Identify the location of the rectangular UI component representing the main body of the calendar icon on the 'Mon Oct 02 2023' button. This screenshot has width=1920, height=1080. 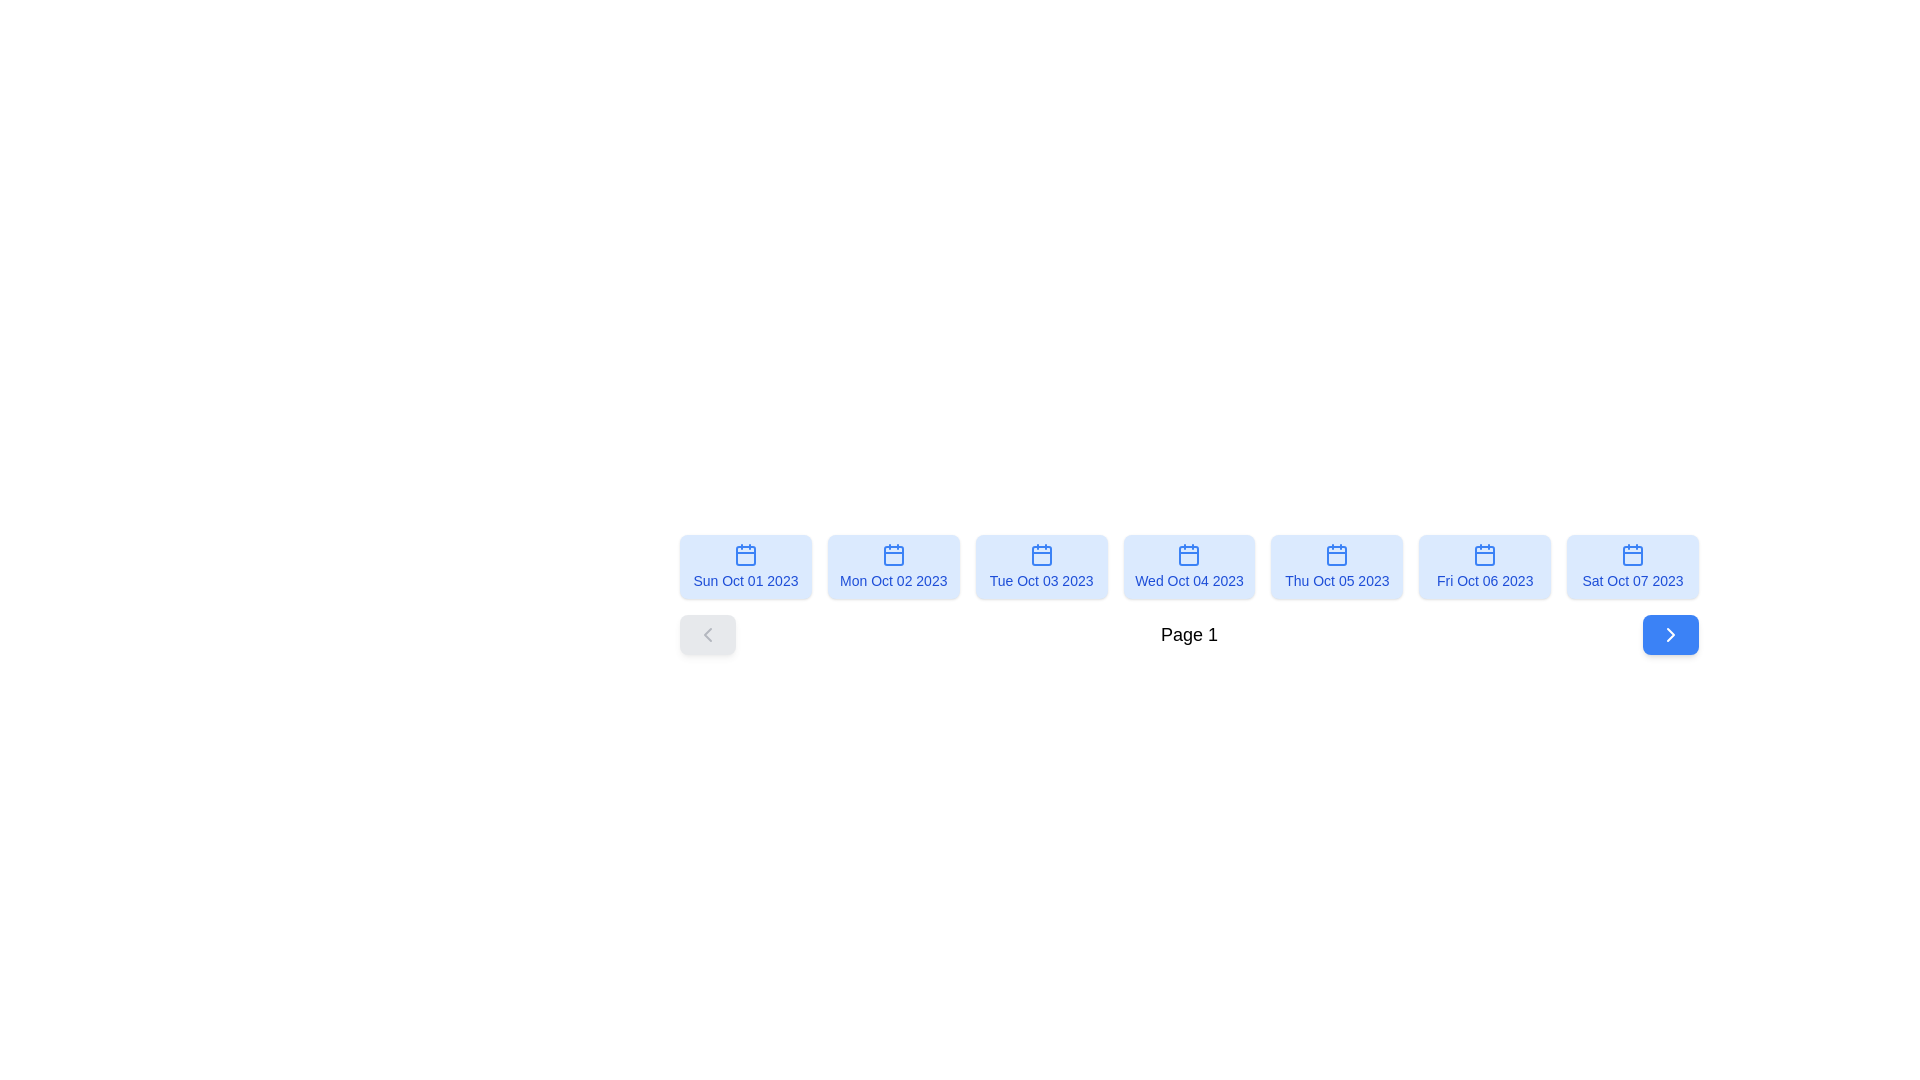
(892, 555).